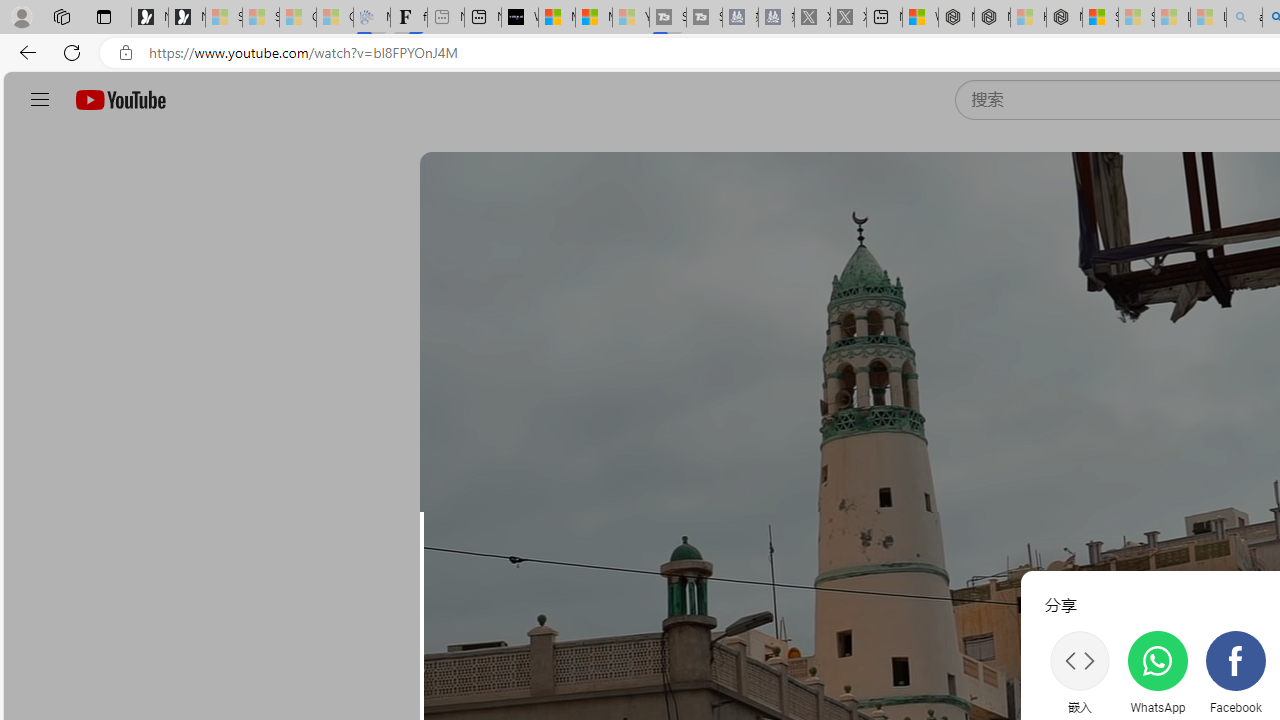  I want to click on 'Newsletter Sign Up', so click(186, 17).